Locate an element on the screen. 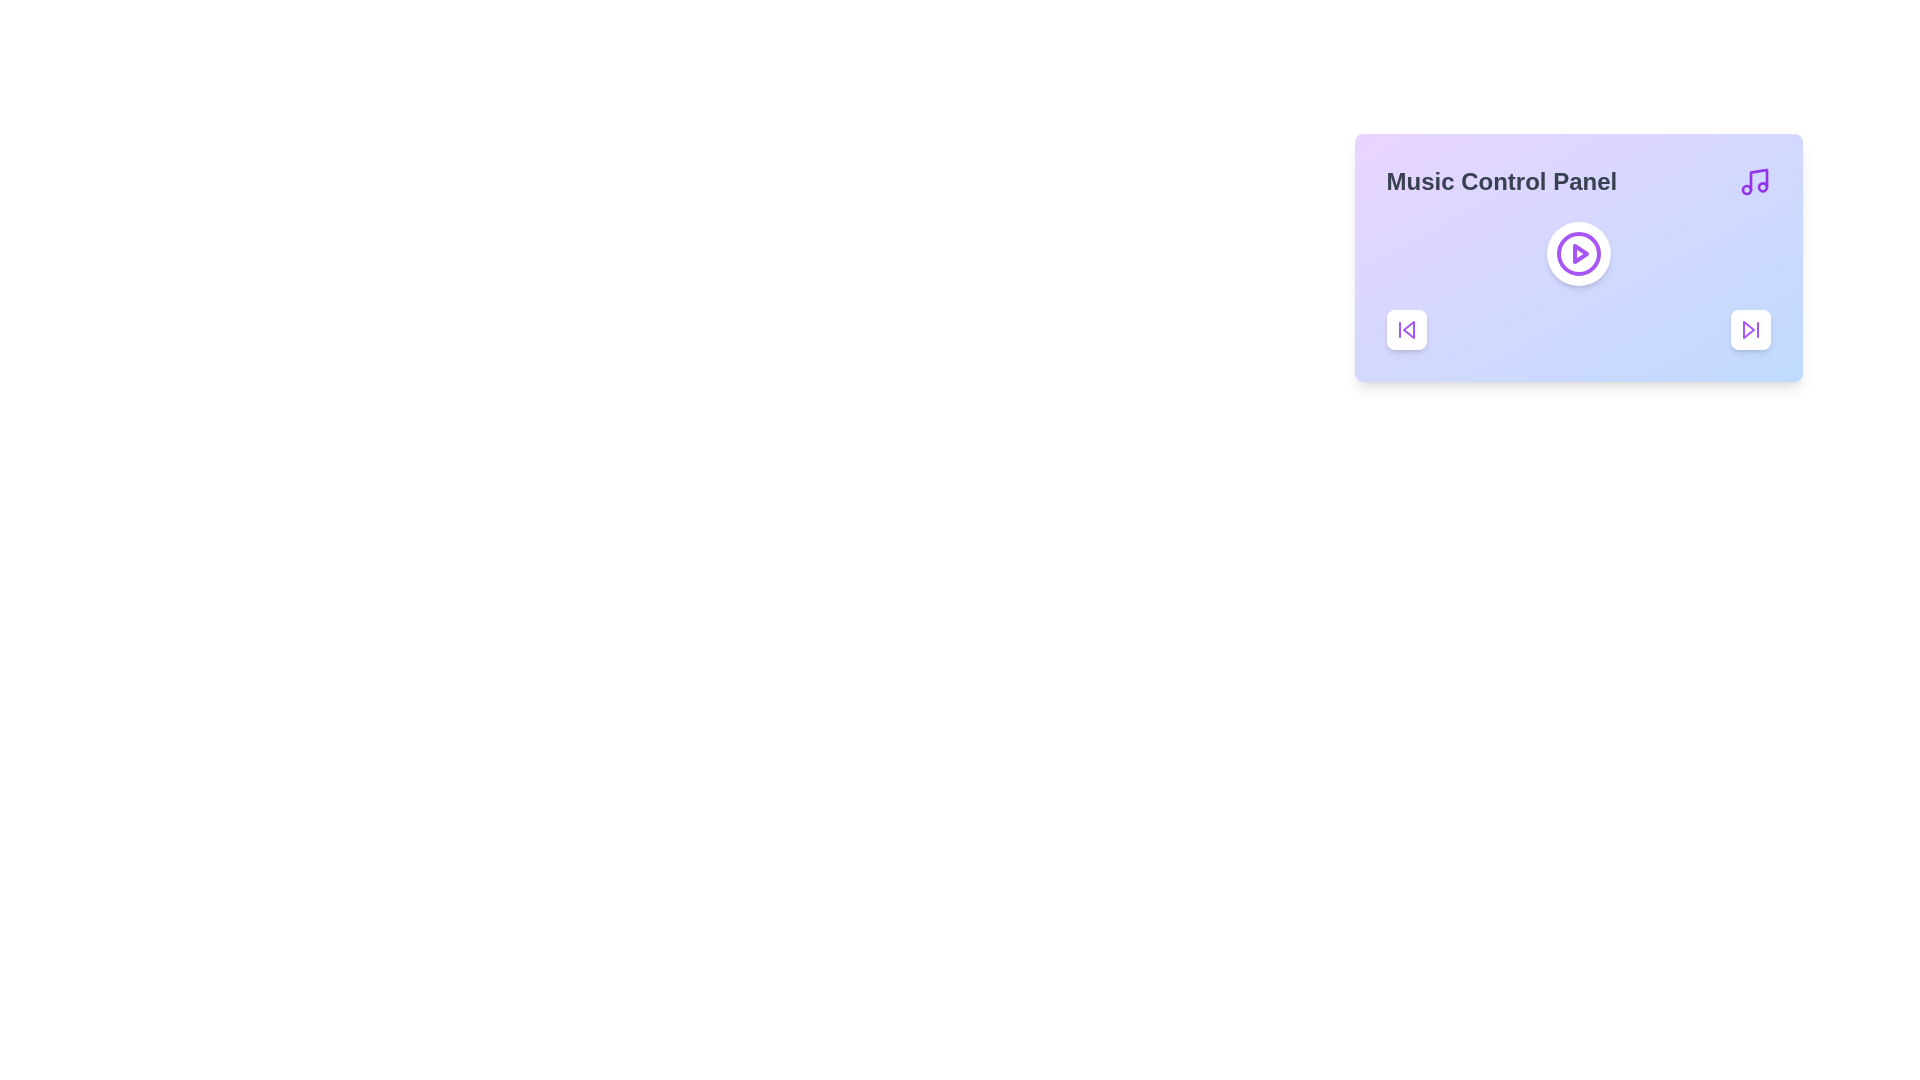 This screenshot has height=1080, width=1920. the outer circular component of the play button located in the middle of the music control panel is located at coordinates (1577, 253).